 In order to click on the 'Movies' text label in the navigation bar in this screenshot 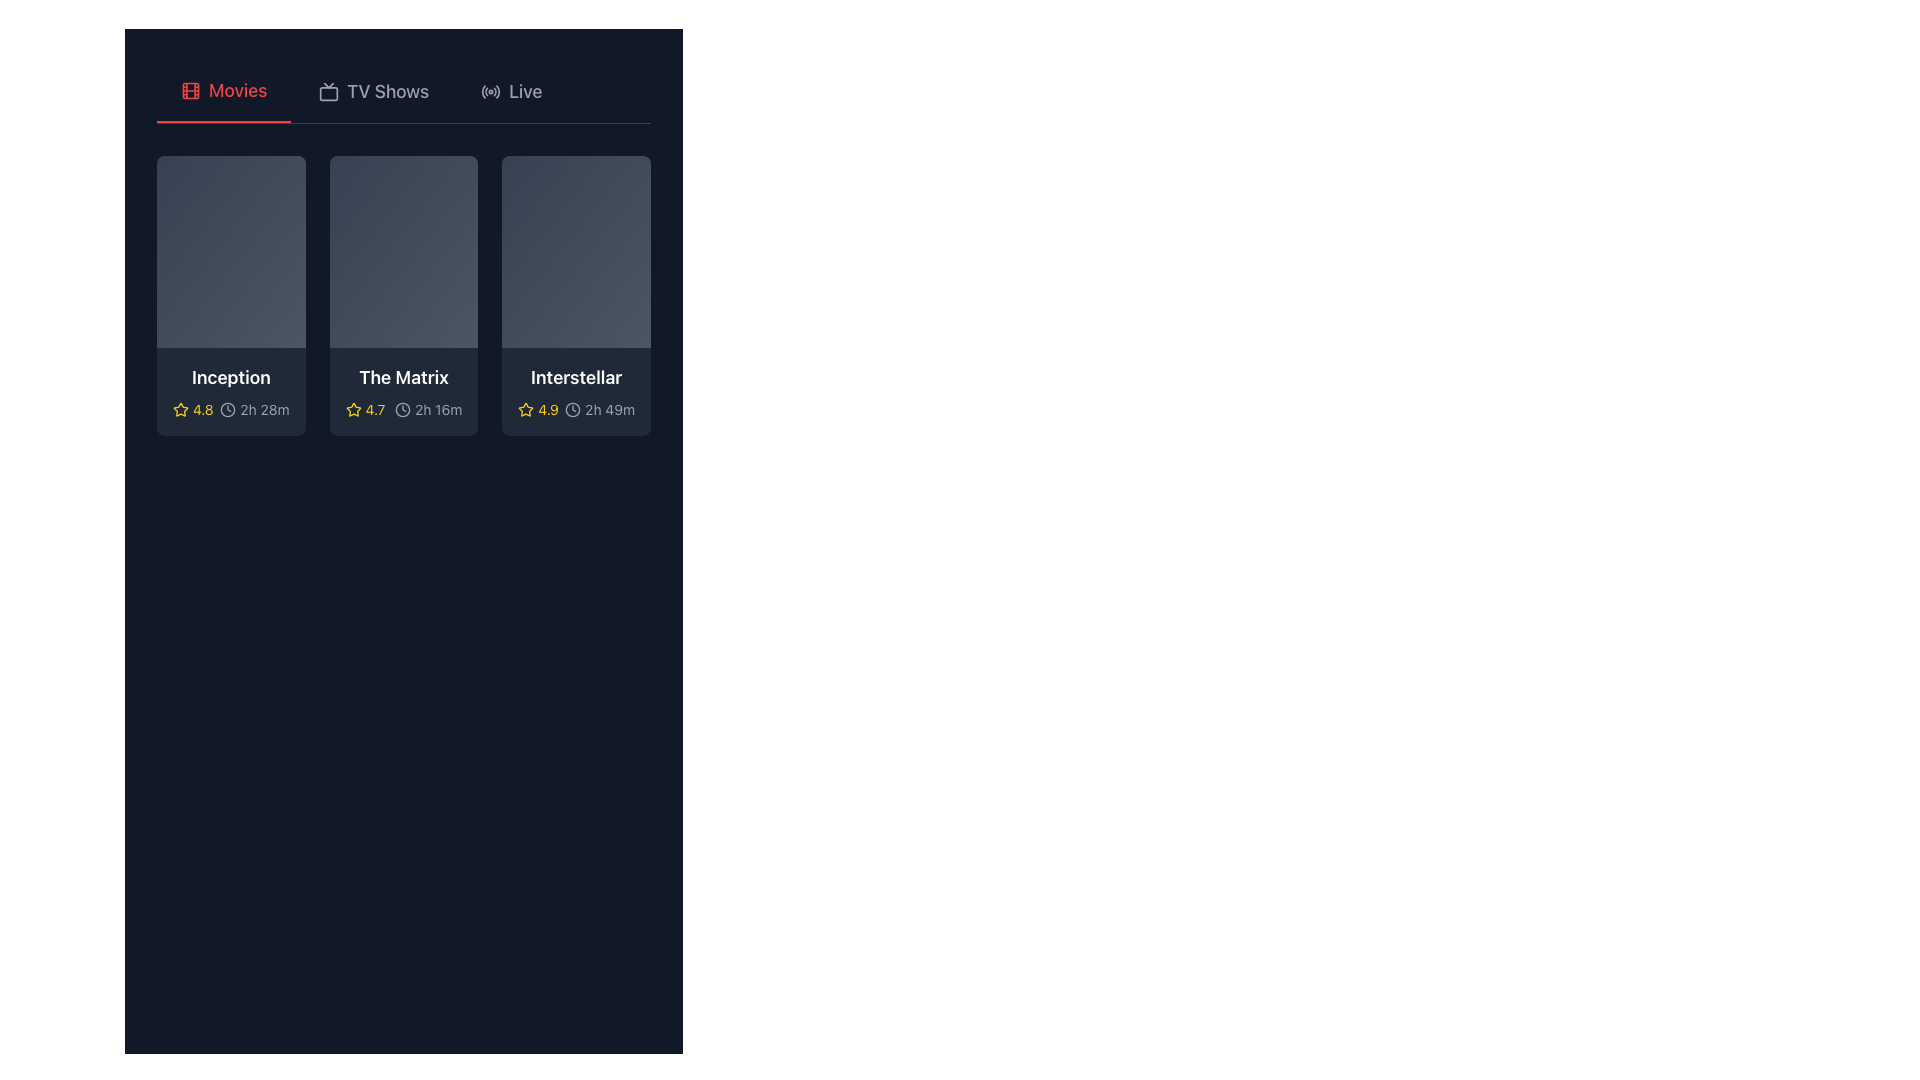, I will do `click(238, 91)`.